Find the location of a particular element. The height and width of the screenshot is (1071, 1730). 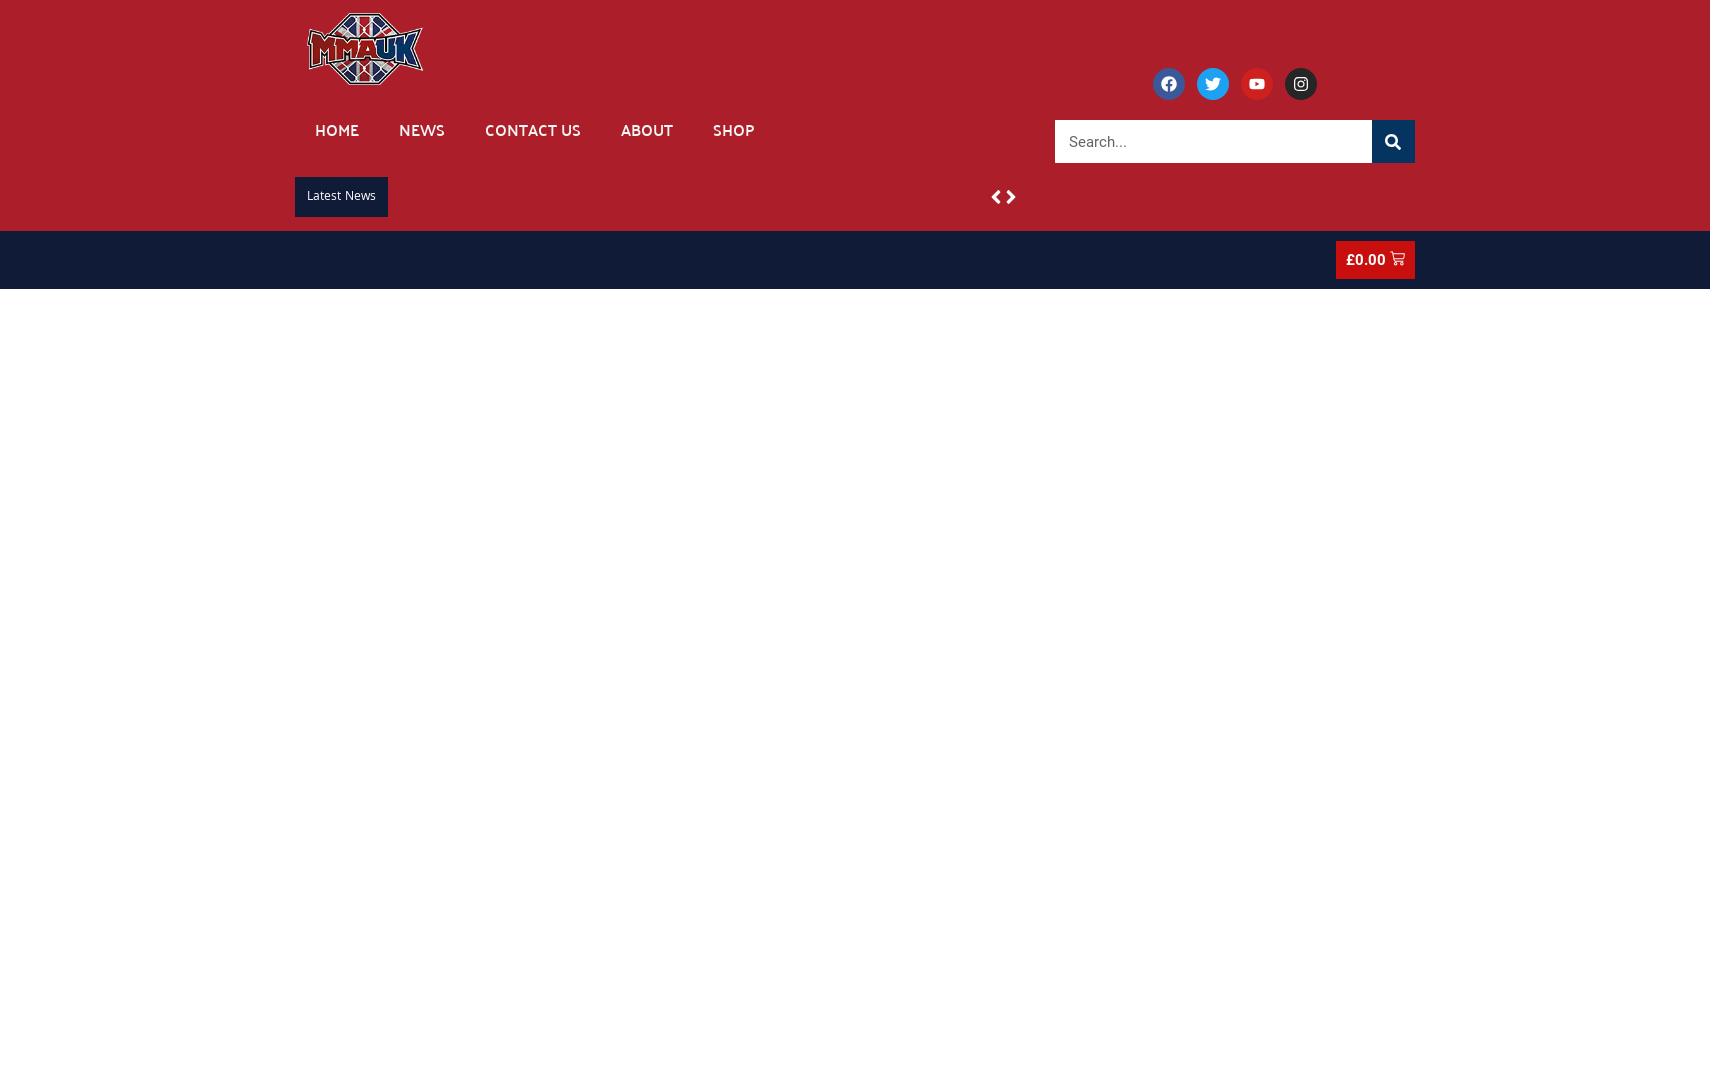

'0.00' is located at coordinates (1368, 258).